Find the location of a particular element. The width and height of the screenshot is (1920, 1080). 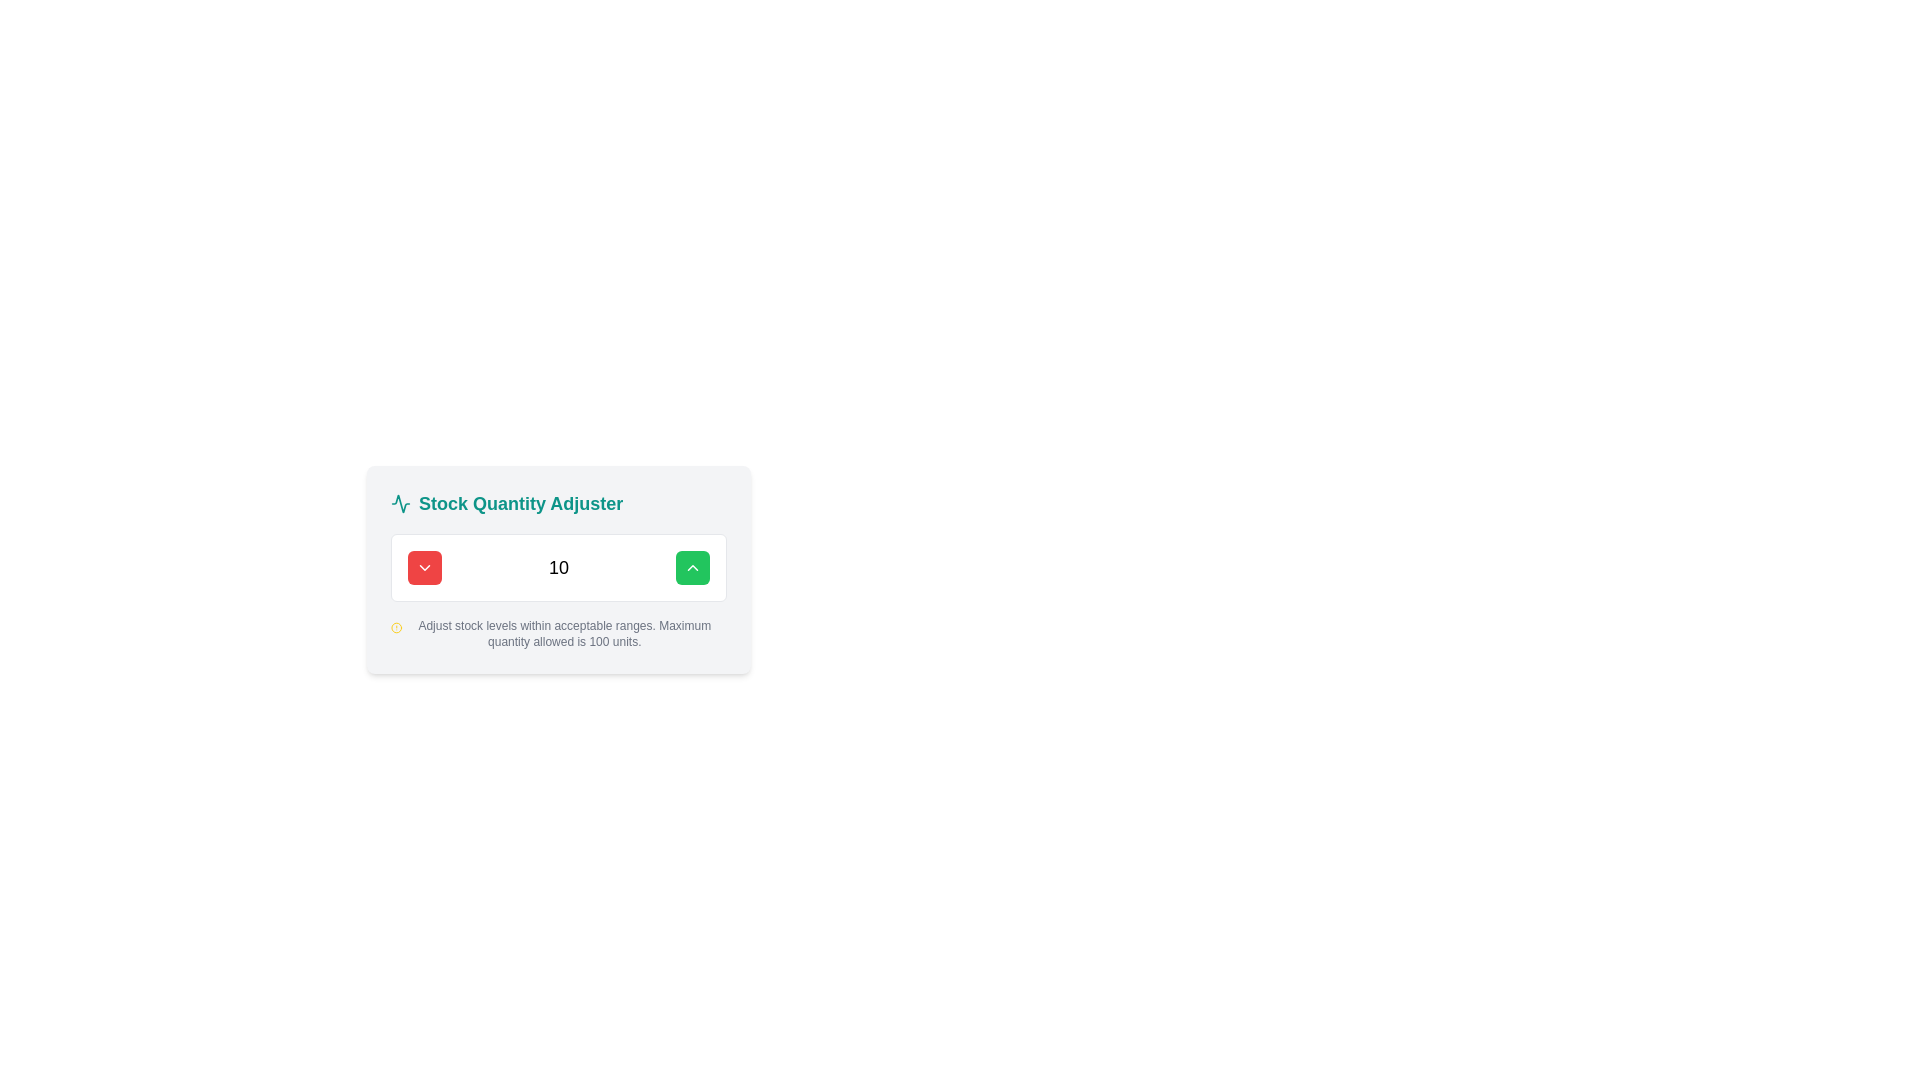

the Header titled 'Stock Quantity Adjuster', which is displayed in a bold teal-blue font and features a small graph icon on its left side is located at coordinates (507, 503).